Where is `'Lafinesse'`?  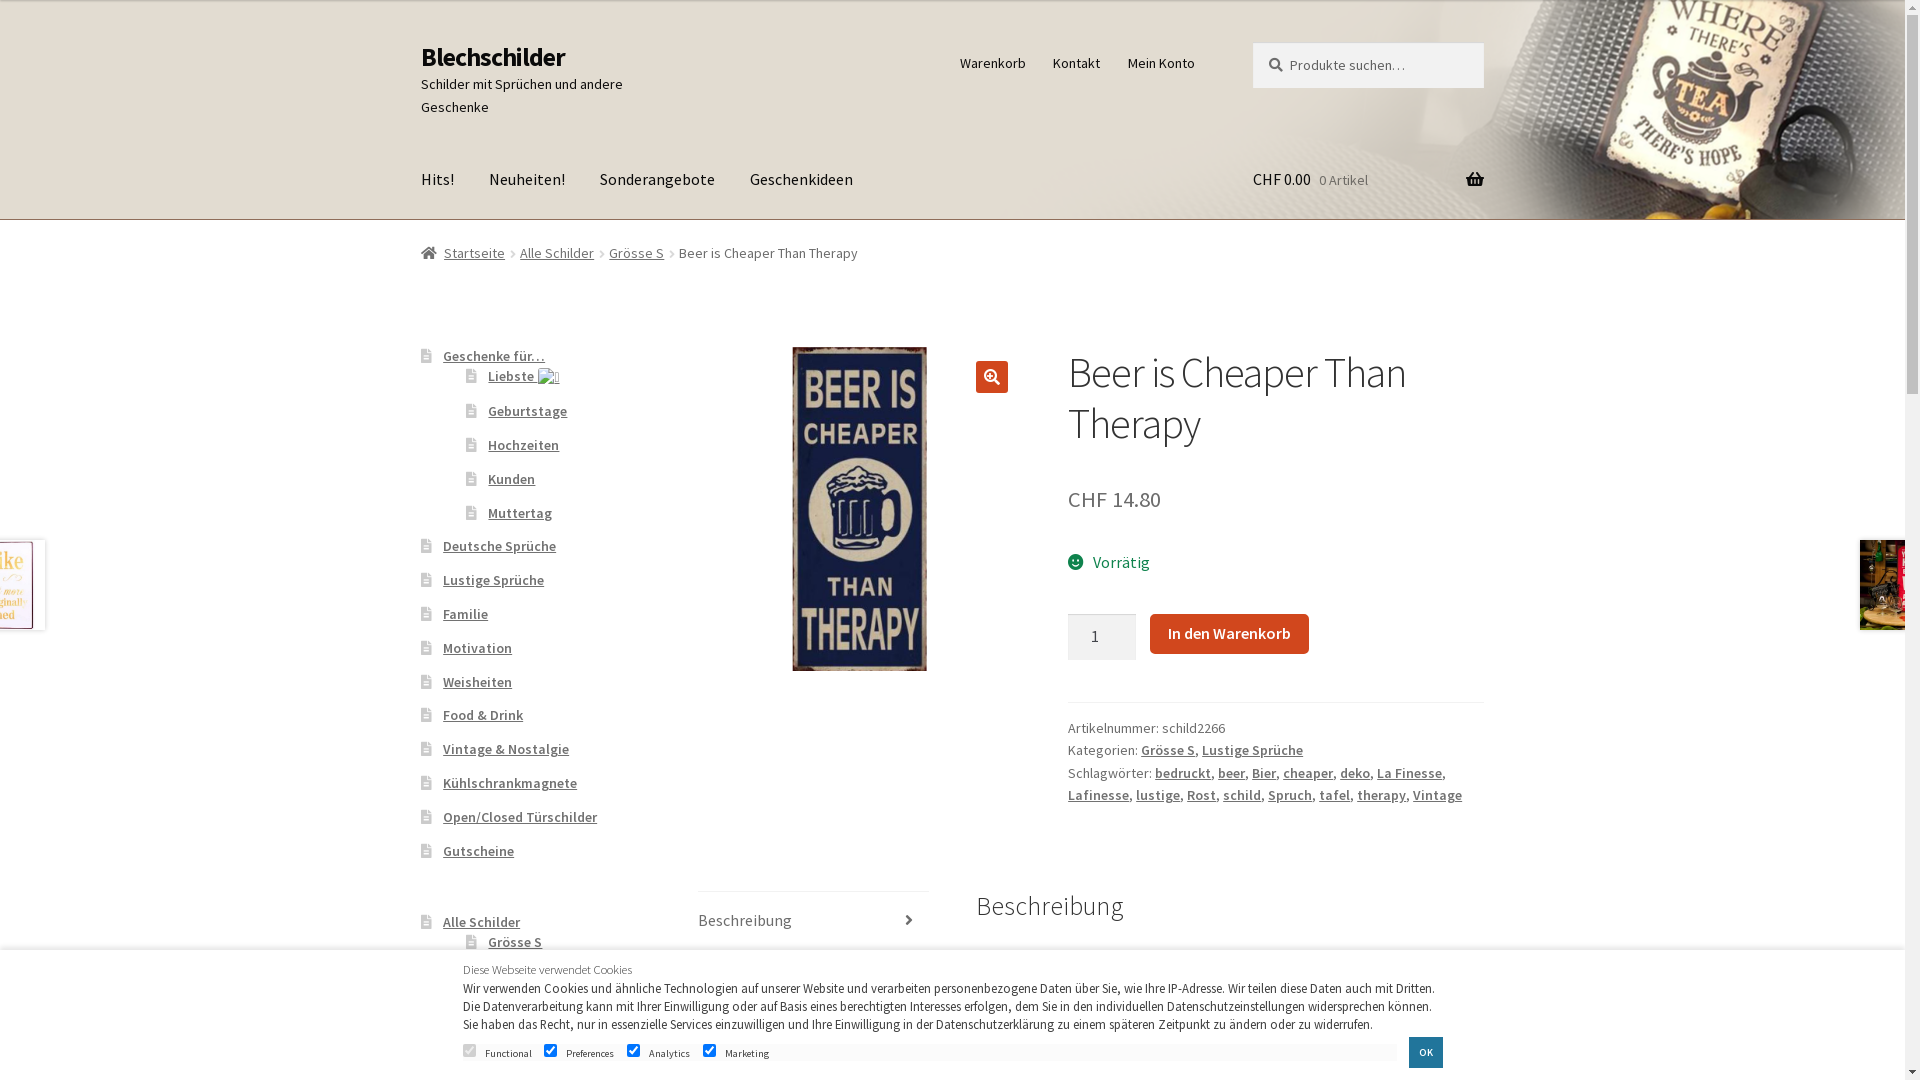 'Lafinesse' is located at coordinates (1067, 793).